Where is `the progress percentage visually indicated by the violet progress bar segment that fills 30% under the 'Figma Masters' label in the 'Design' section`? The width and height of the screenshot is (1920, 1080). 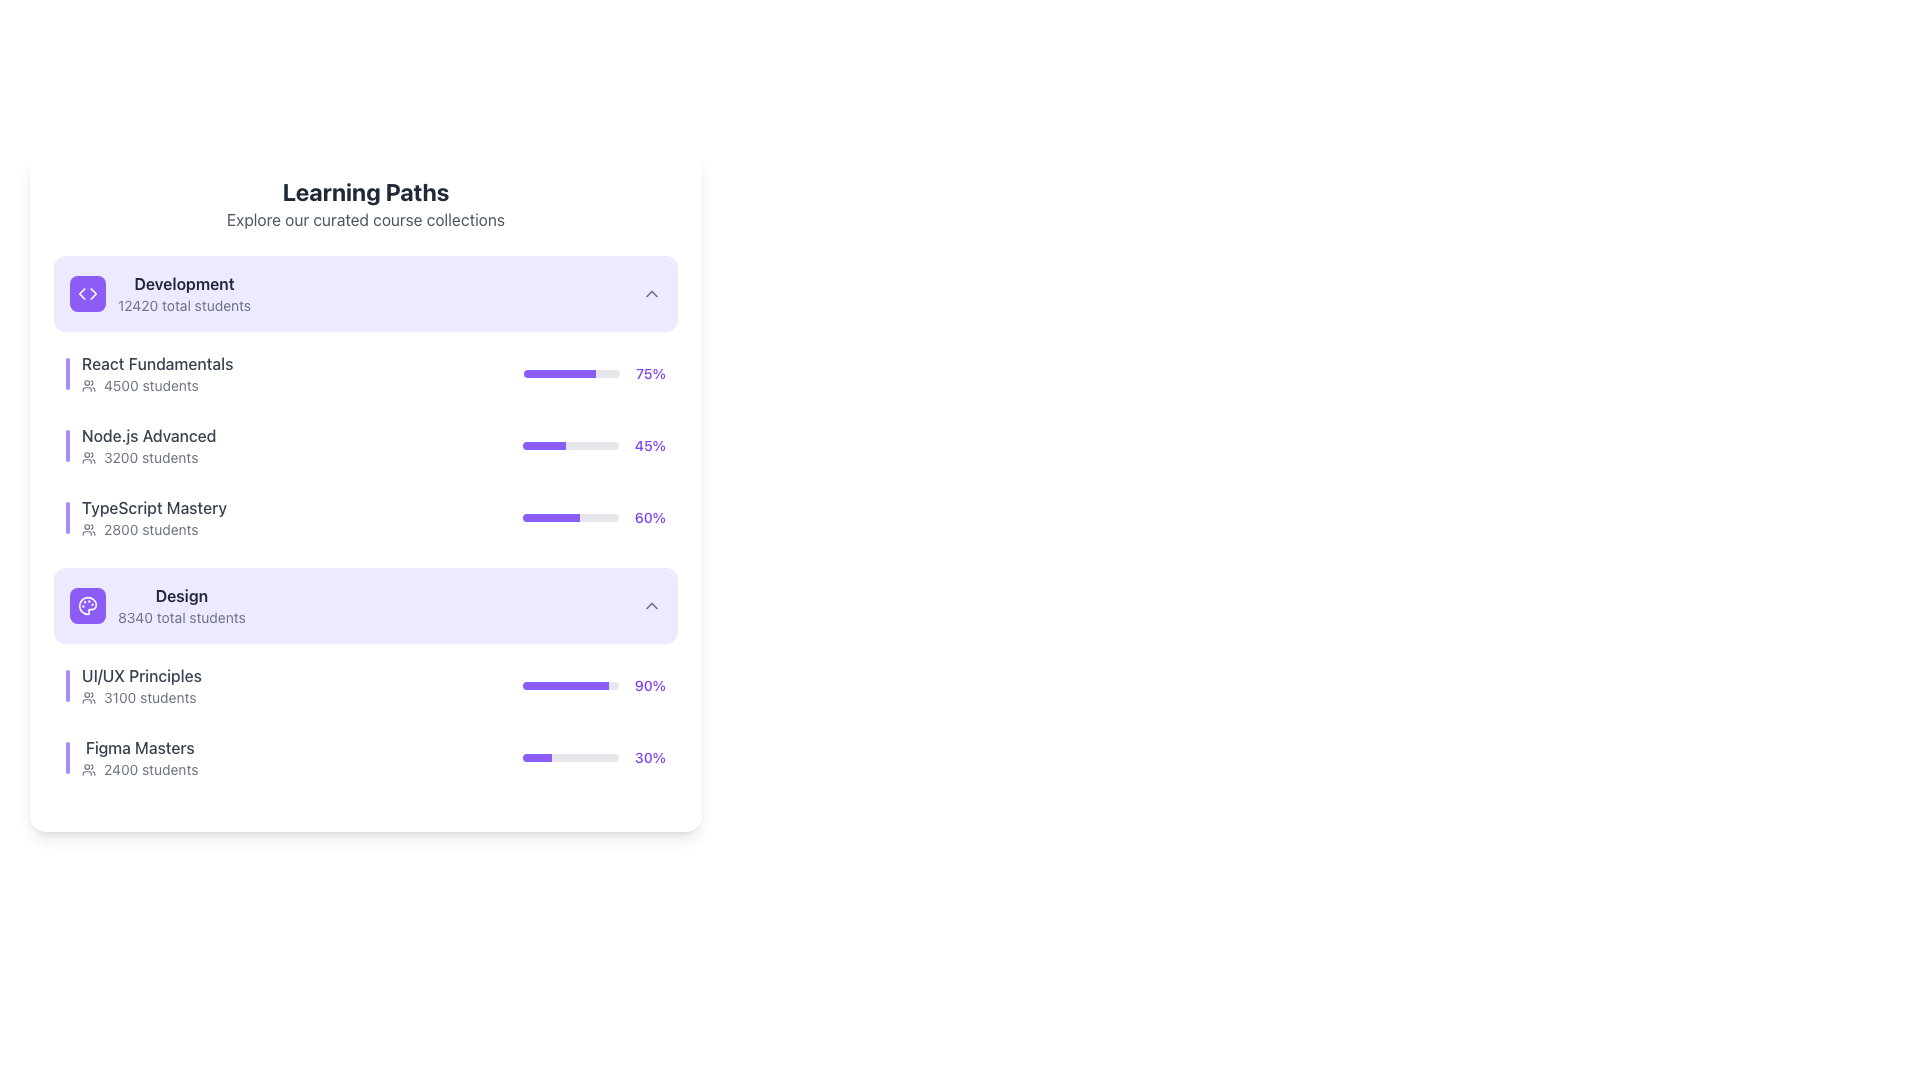 the progress percentage visually indicated by the violet progress bar segment that fills 30% under the 'Figma Masters' label in the 'Design' section is located at coordinates (537, 758).